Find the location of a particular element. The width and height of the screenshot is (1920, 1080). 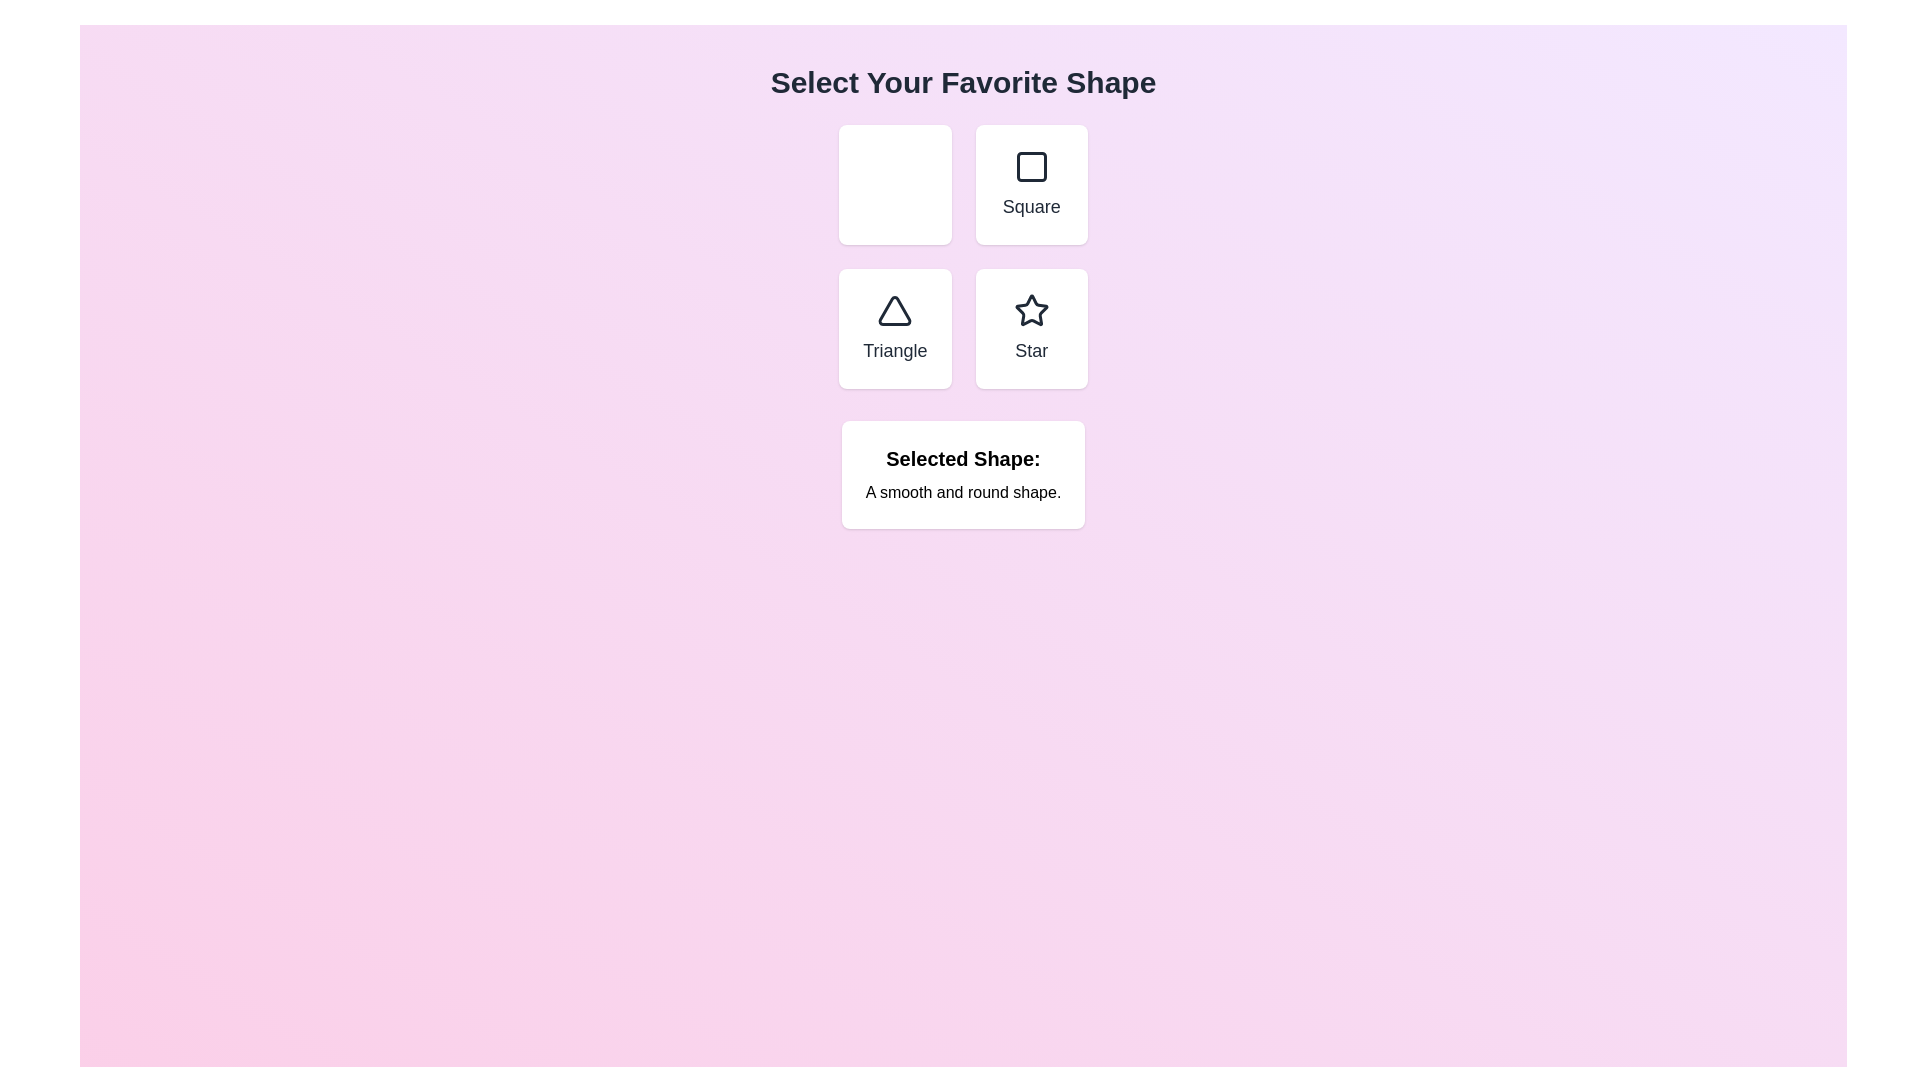

the shape star by clicking its corresponding button is located at coordinates (1031, 327).